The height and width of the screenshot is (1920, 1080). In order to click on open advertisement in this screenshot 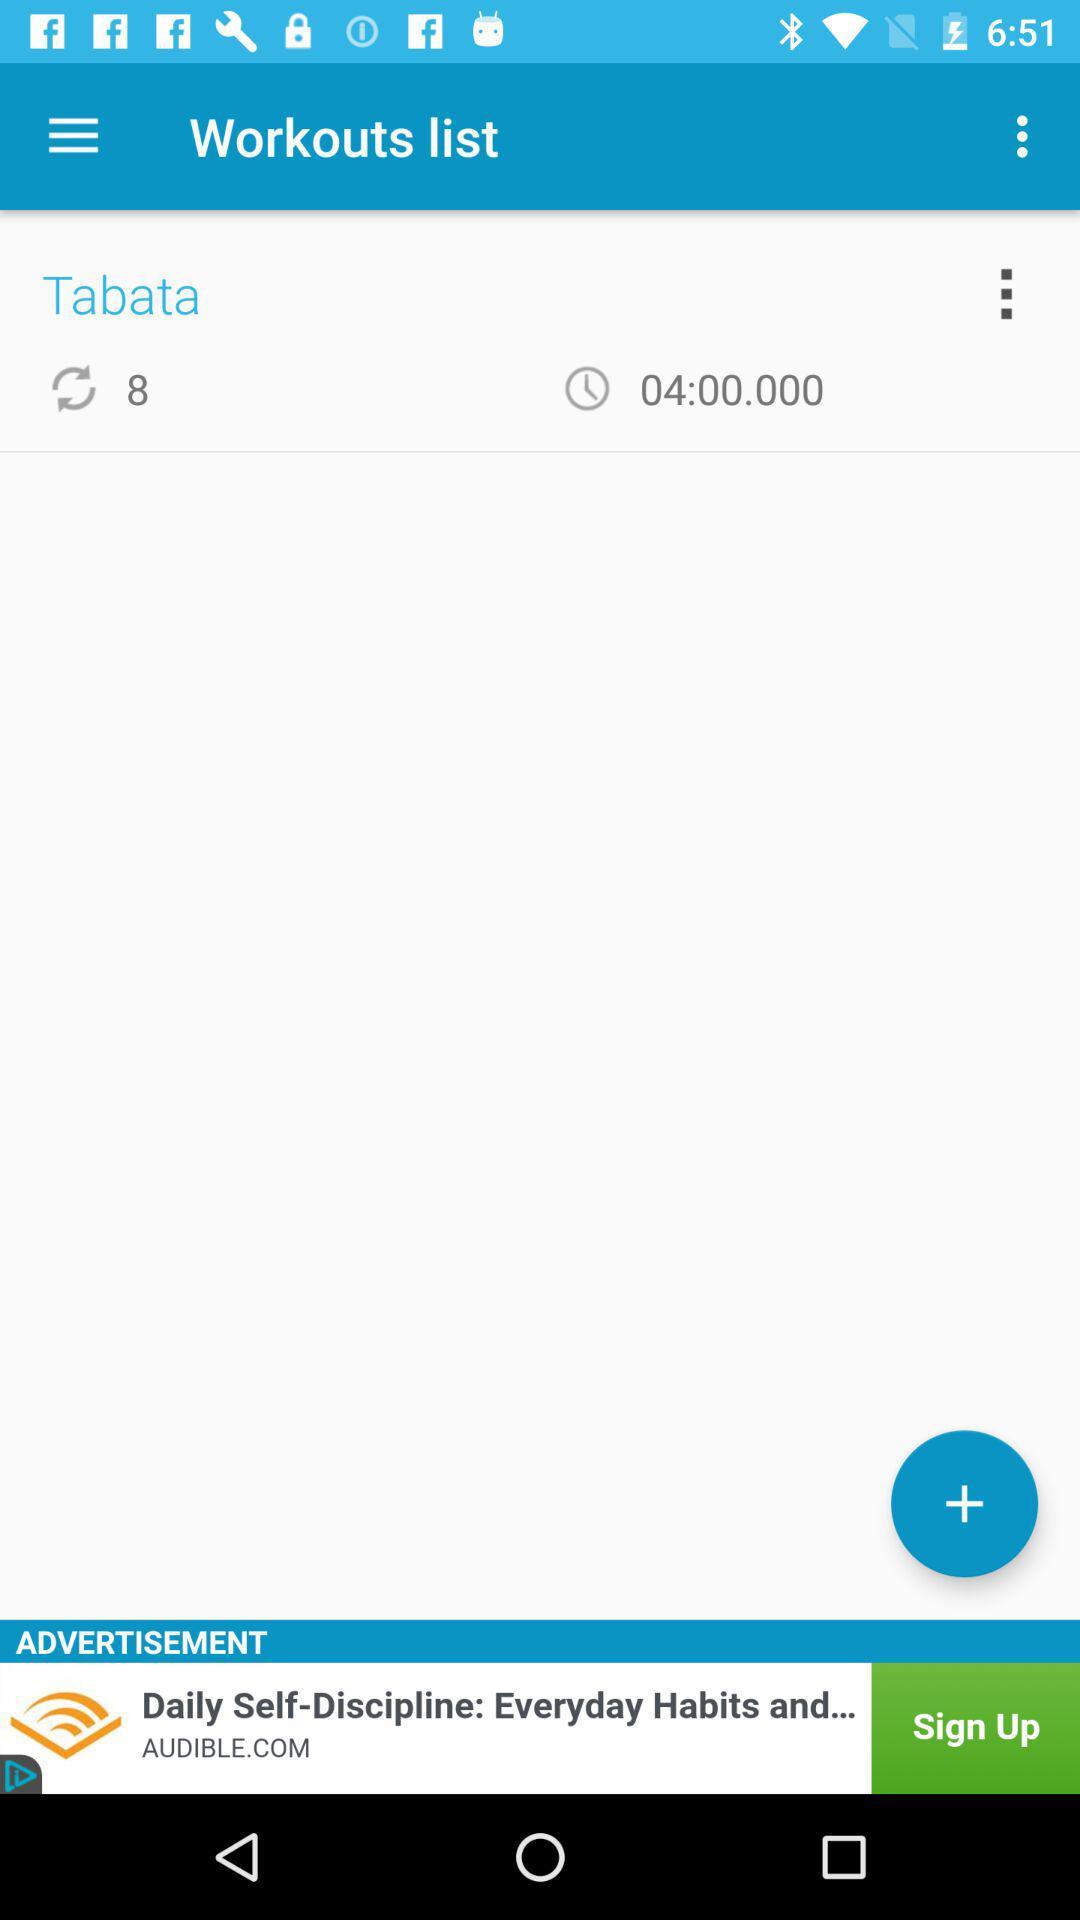, I will do `click(540, 1727)`.